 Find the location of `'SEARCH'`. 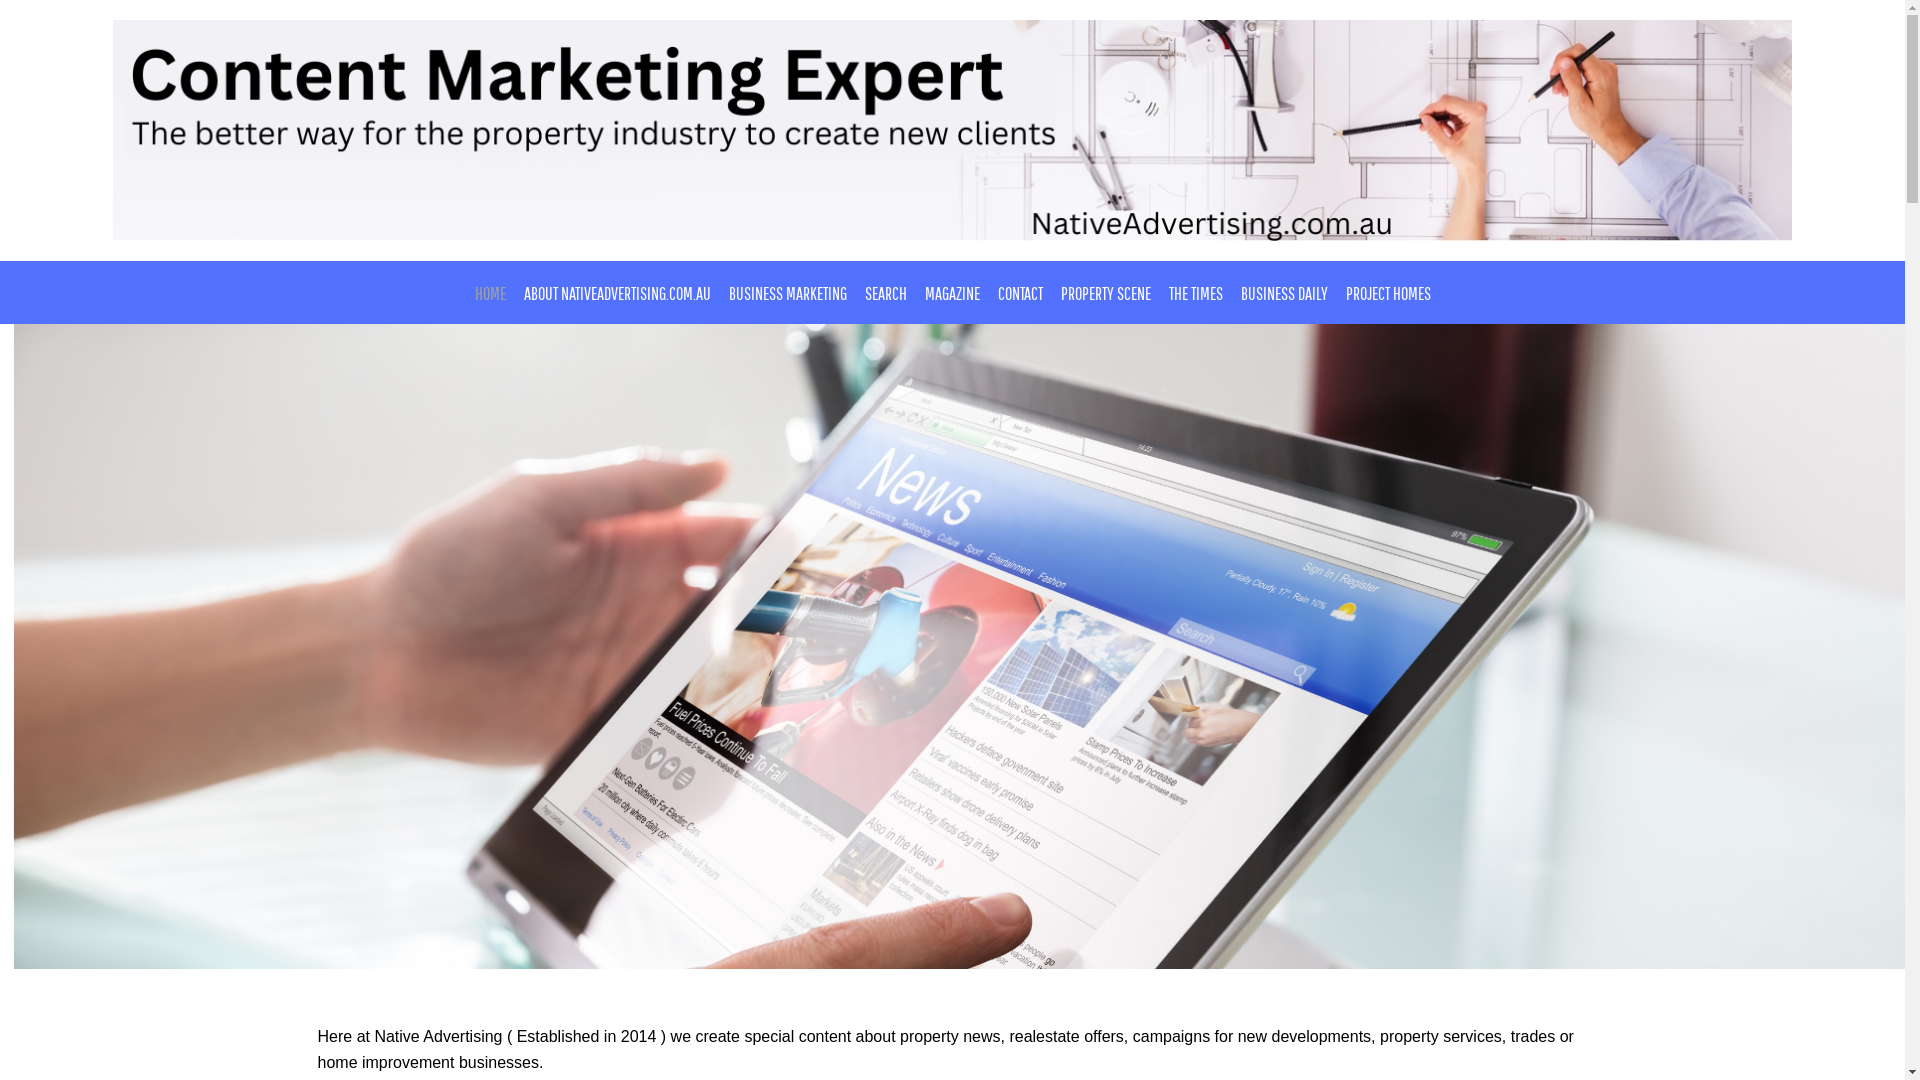

'SEARCH' is located at coordinates (885, 293).